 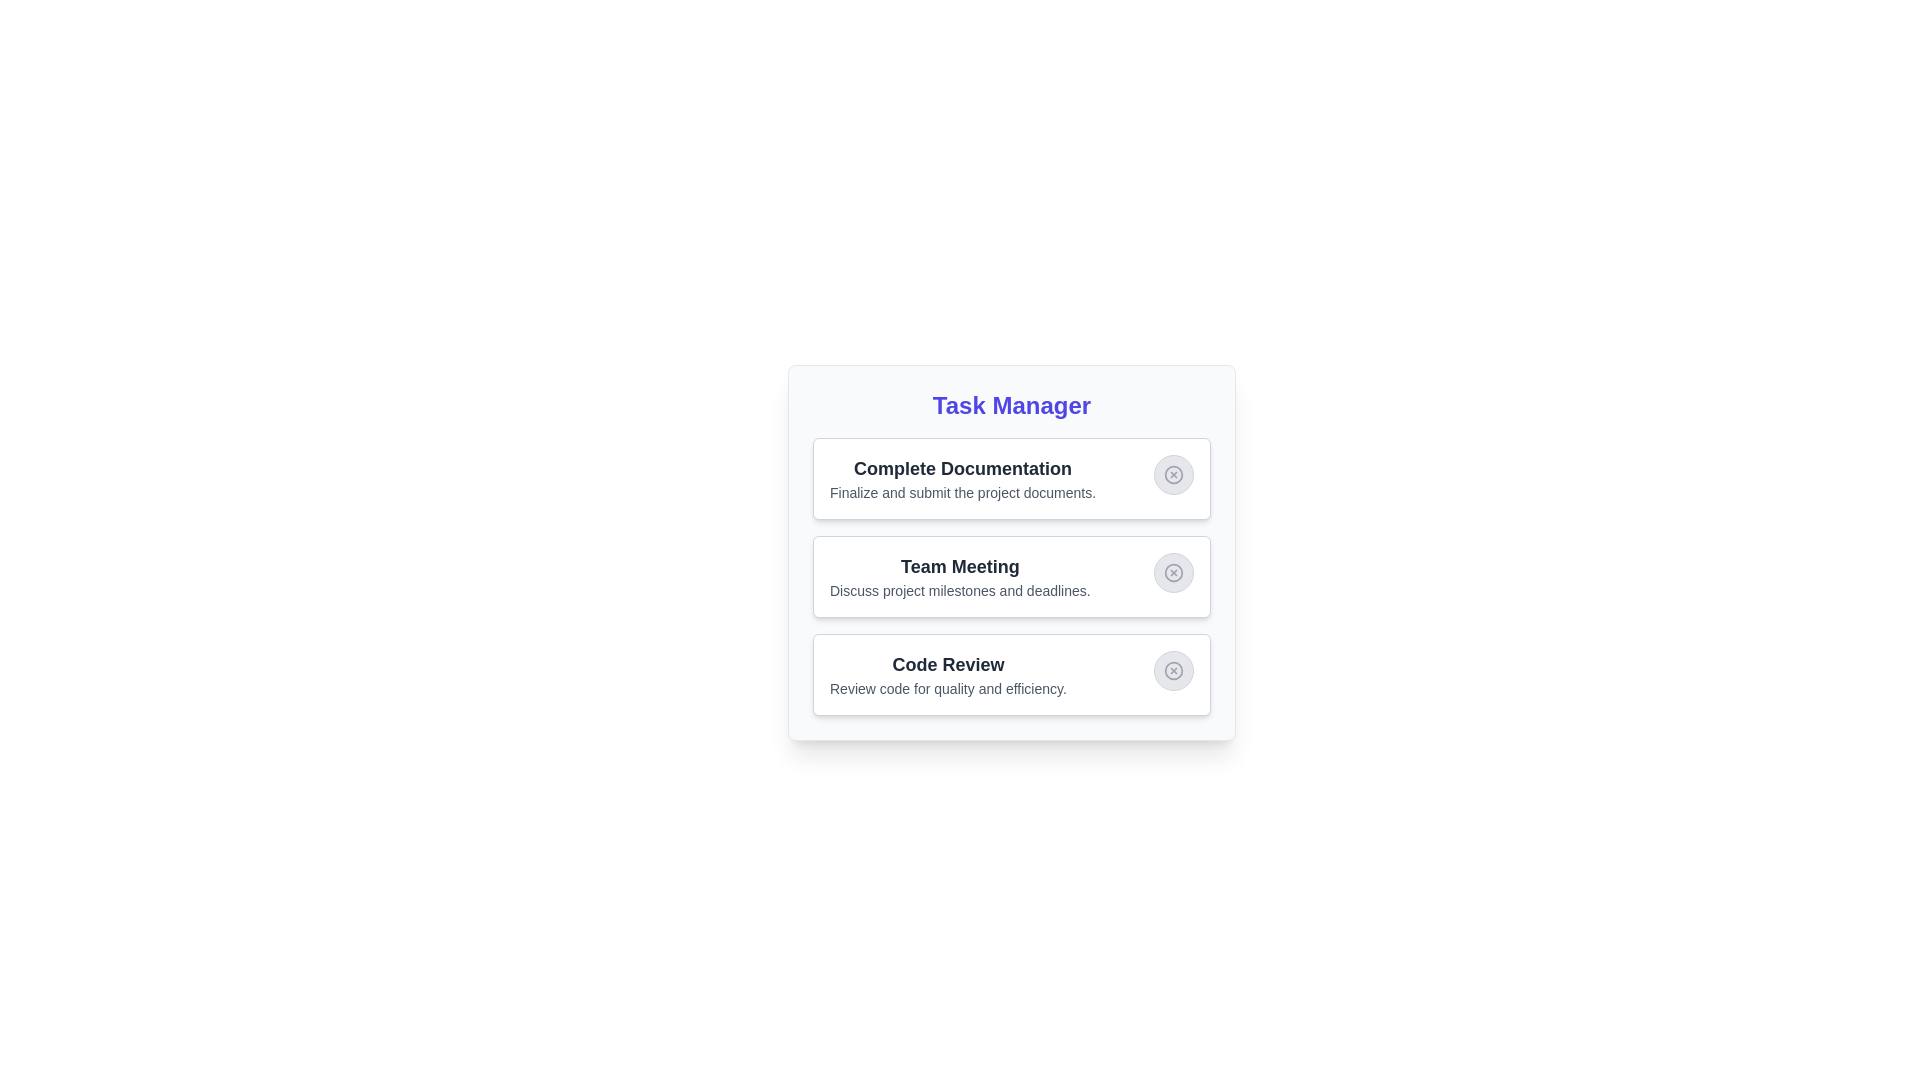 What do you see at coordinates (1174, 573) in the screenshot?
I see `the toggle button for task Team Meeting to mark it as complete or incomplete` at bounding box center [1174, 573].